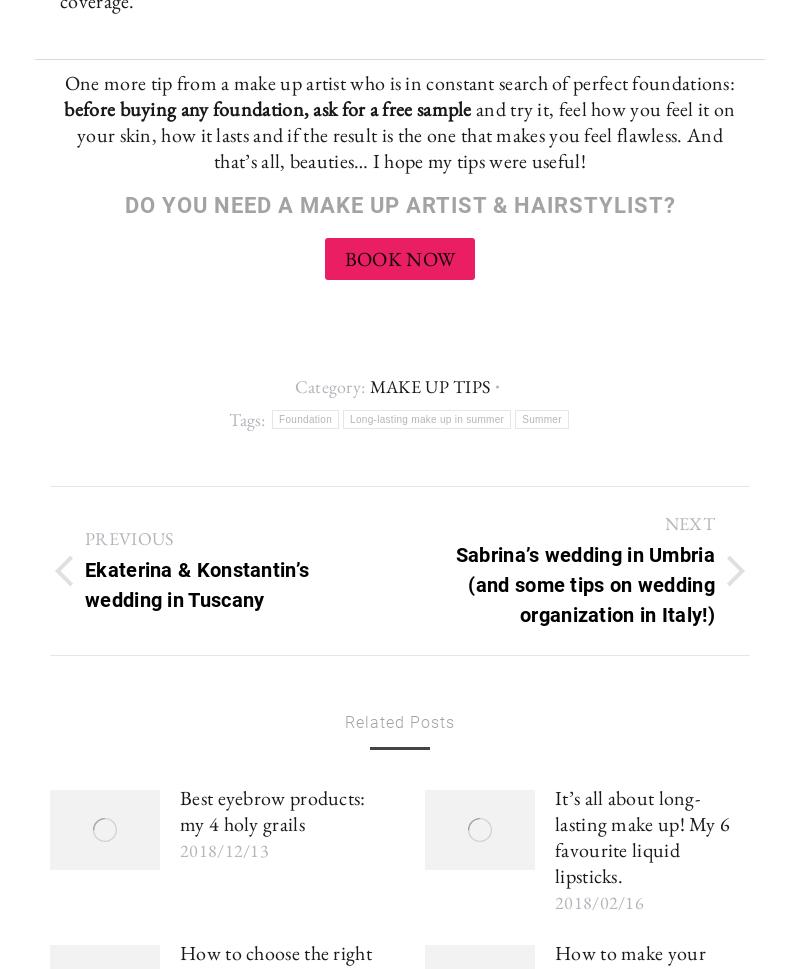 The image size is (800, 969). What do you see at coordinates (350, 418) in the screenshot?
I see `'Long-lasting make up in summer'` at bounding box center [350, 418].